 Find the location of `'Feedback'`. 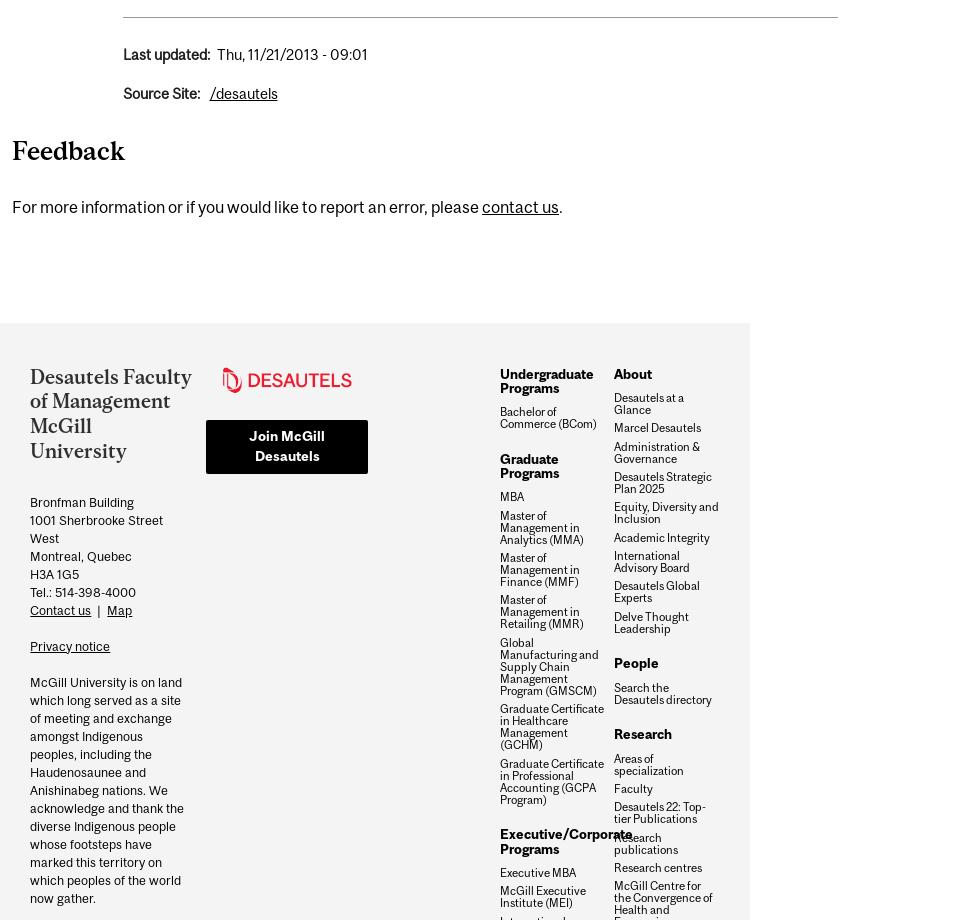

'Feedback' is located at coordinates (68, 148).